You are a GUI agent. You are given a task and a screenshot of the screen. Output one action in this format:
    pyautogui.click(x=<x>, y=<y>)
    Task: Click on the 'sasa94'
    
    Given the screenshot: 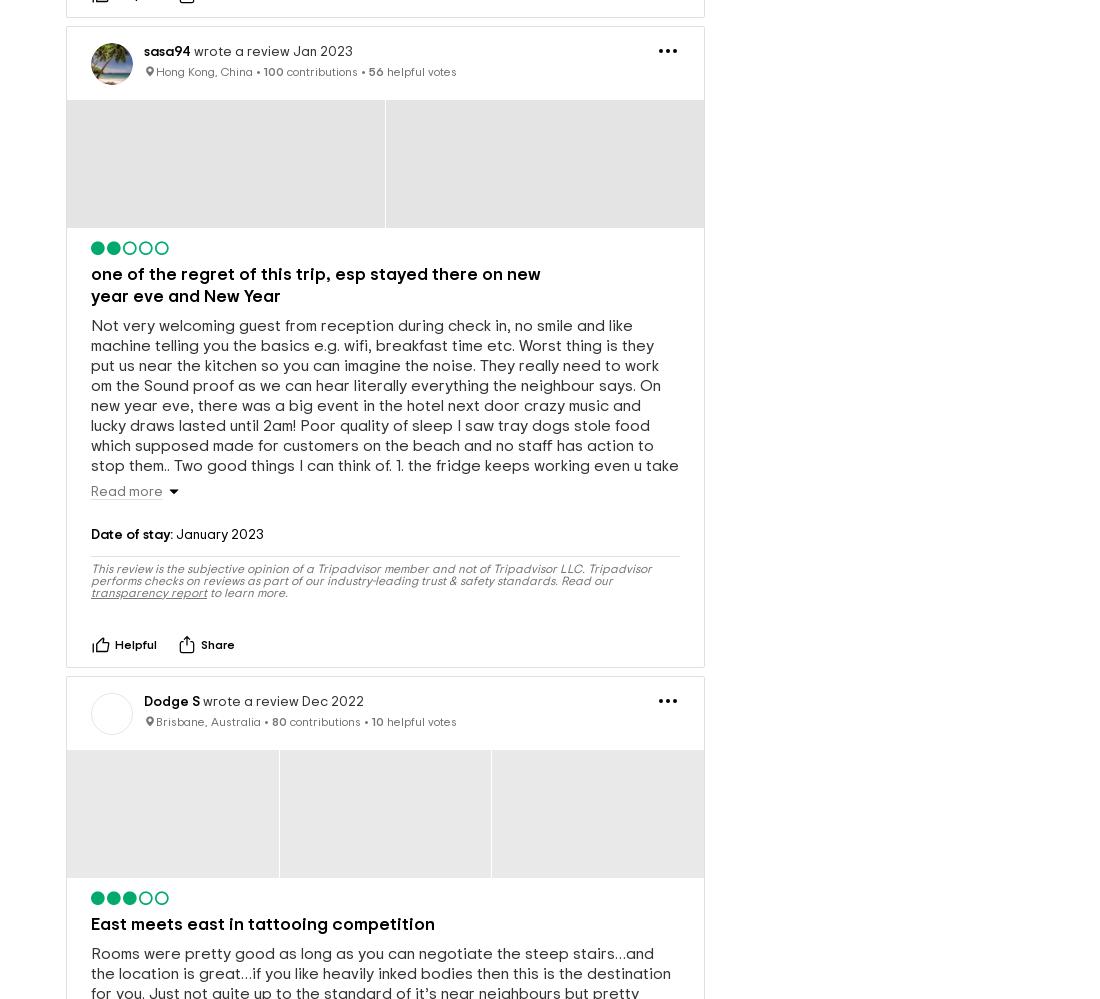 What is the action you would take?
    pyautogui.click(x=142, y=18)
    